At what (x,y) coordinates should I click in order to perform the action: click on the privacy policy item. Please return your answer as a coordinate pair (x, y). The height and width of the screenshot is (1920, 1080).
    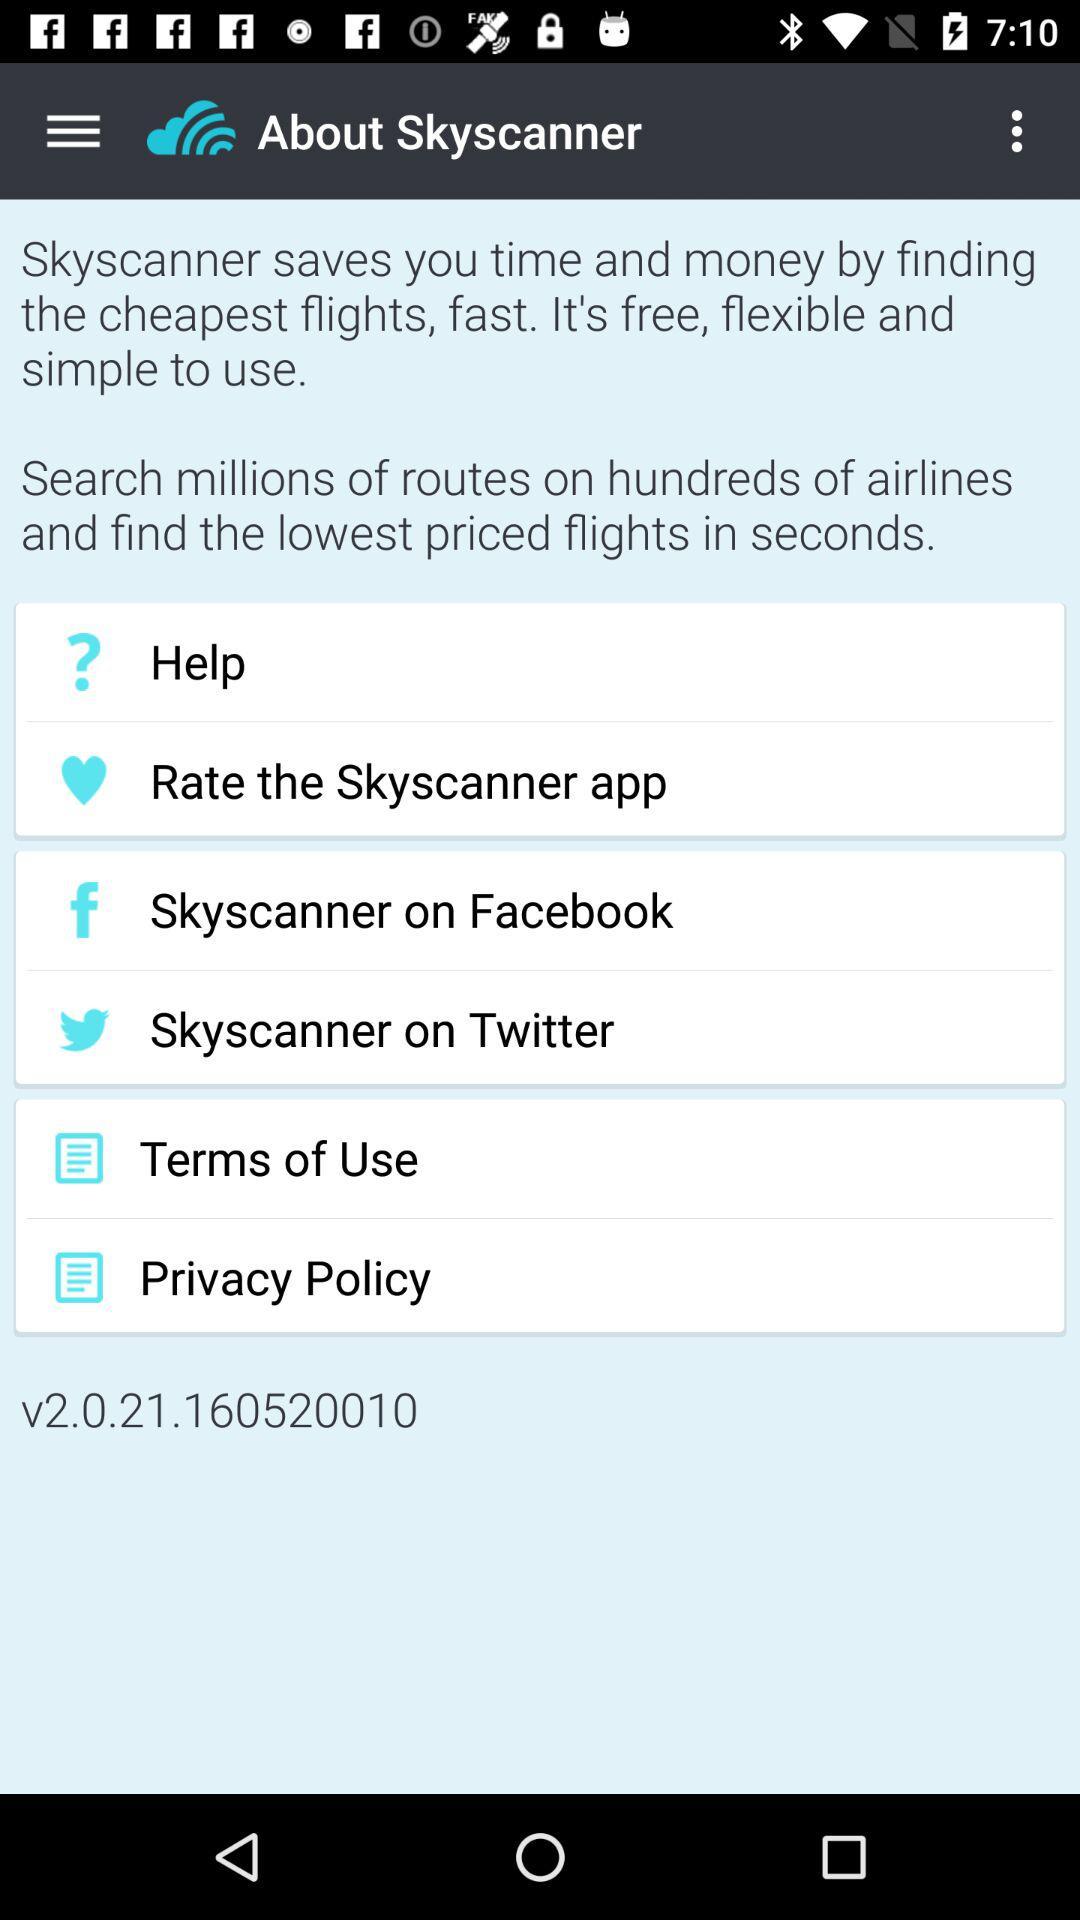
    Looking at the image, I should click on (540, 1276).